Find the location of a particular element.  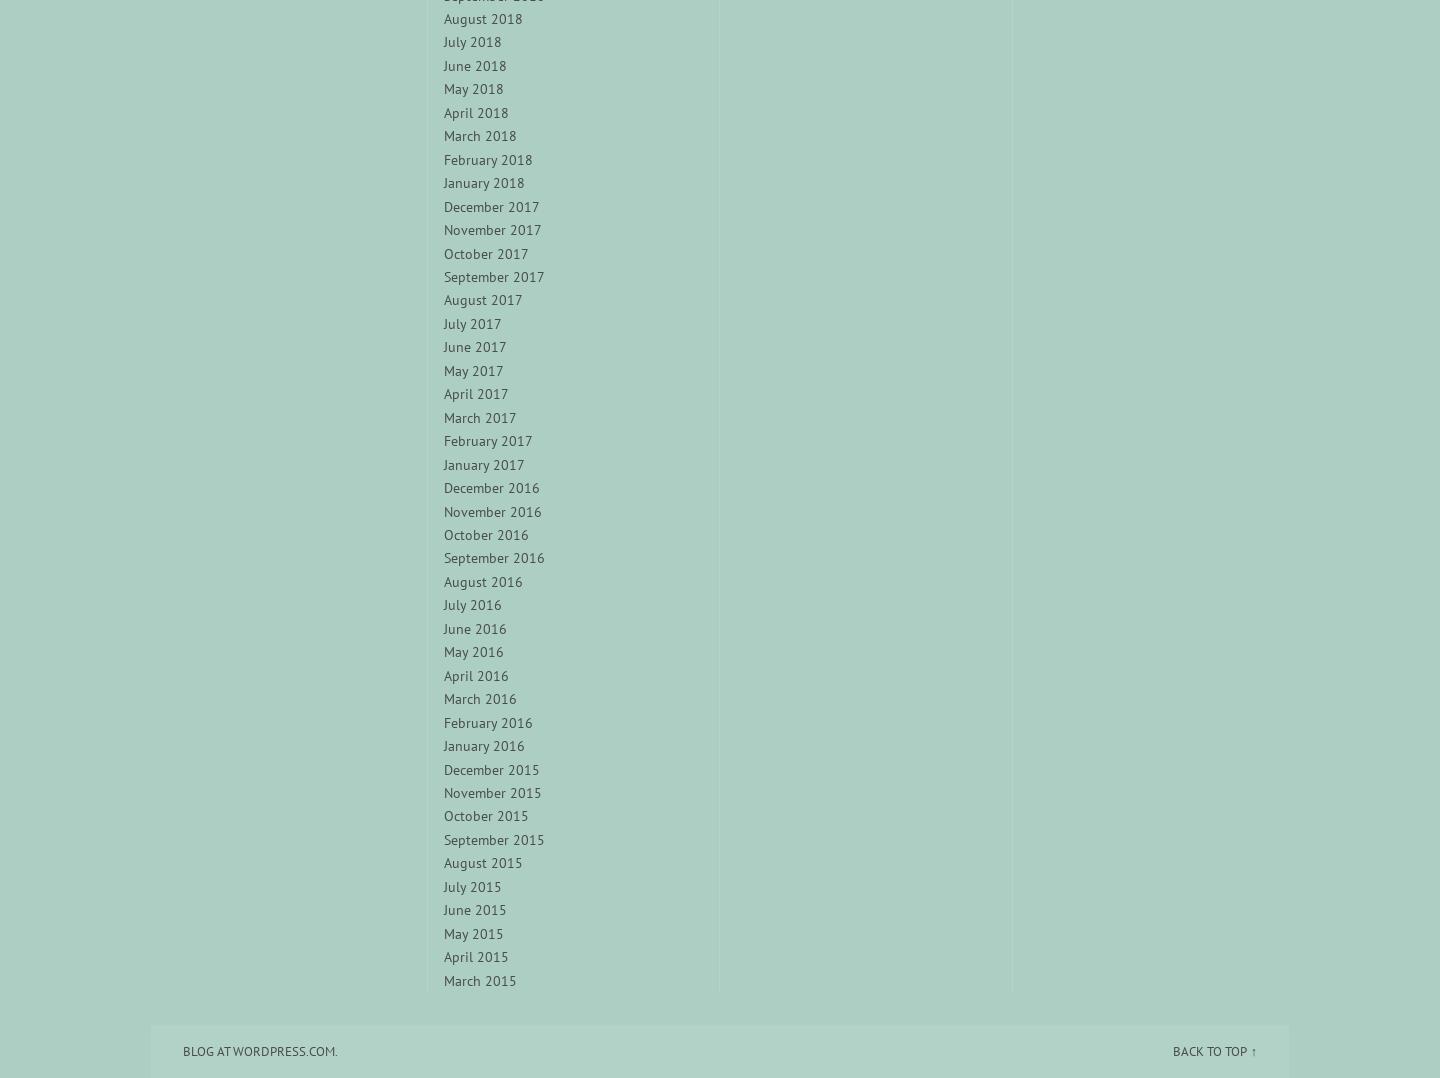

'May 2016' is located at coordinates (473, 650).